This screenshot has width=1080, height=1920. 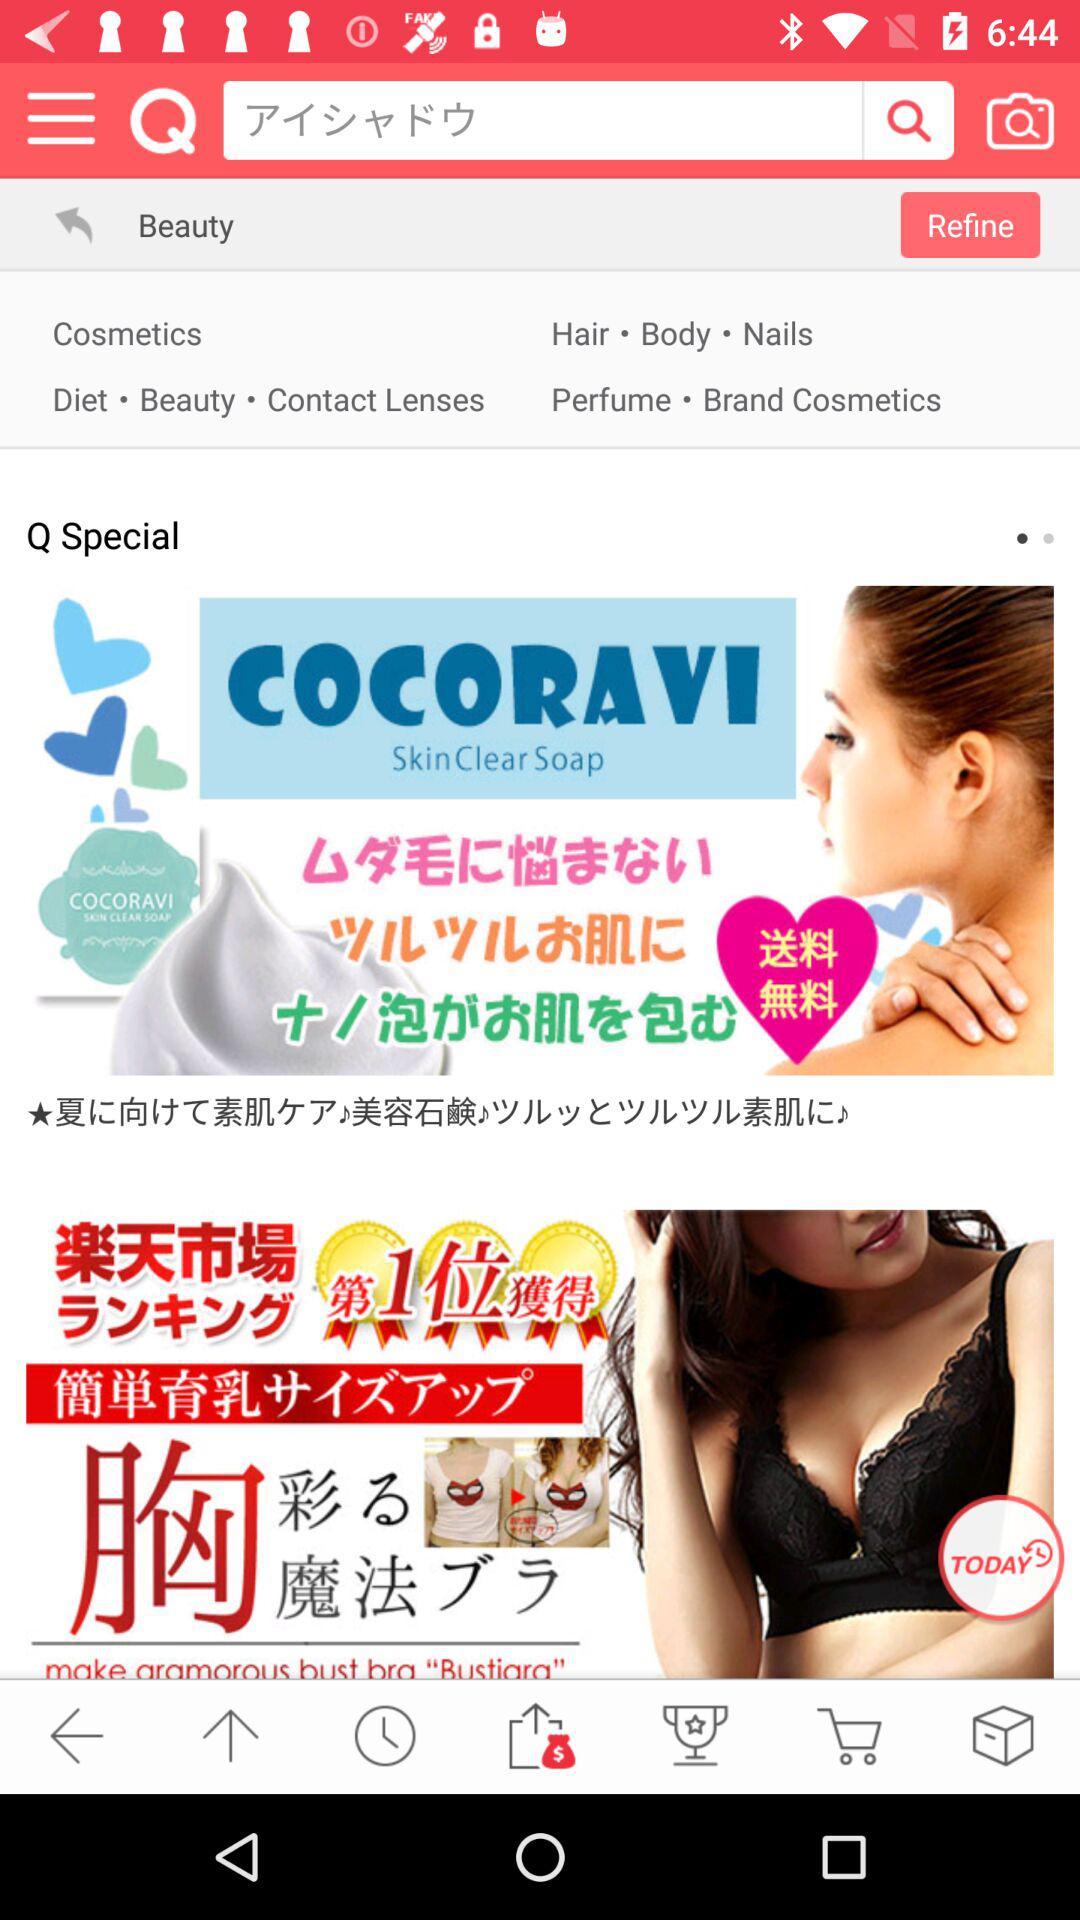 I want to click on text below the text body, so click(x=788, y=398).